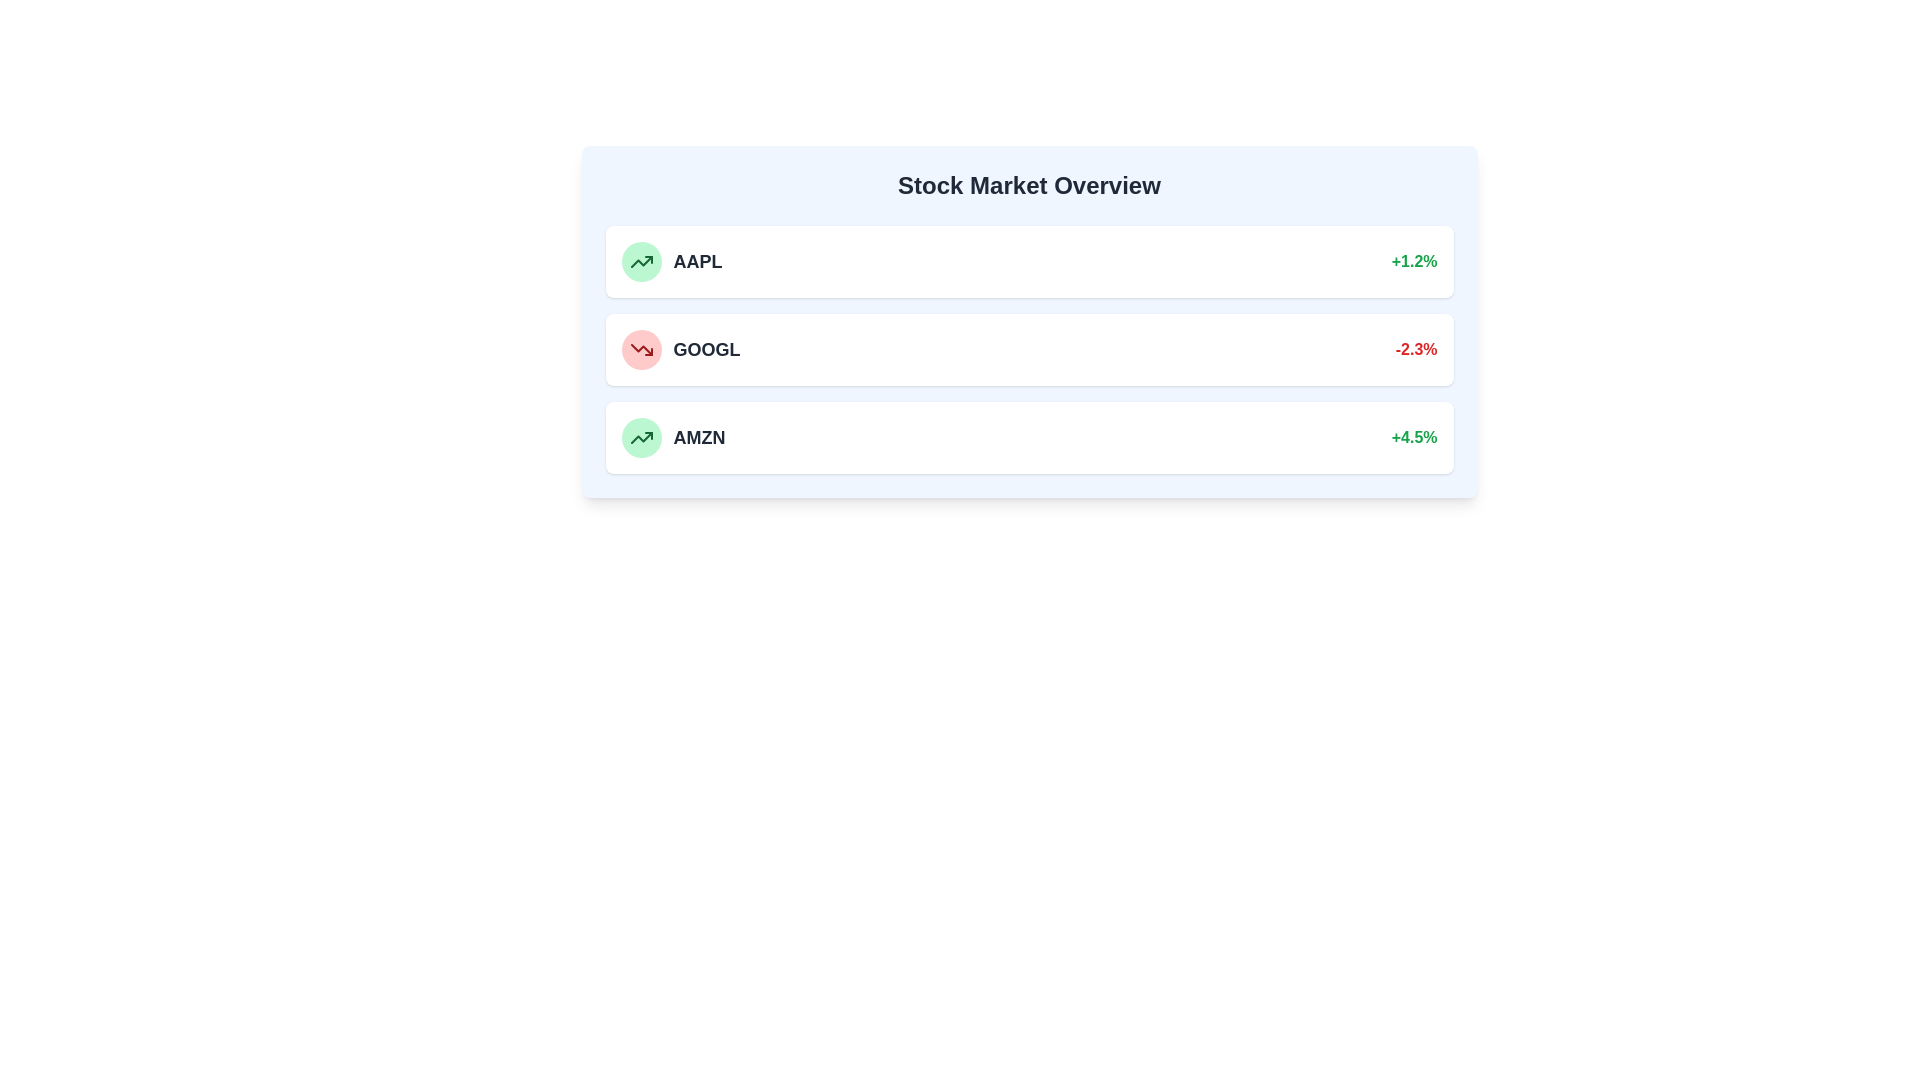 The image size is (1920, 1080). What do you see at coordinates (1029, 261) in the screenshot?
I see `the stock entry for AAPL to view its details` at bounding box center [1029, 261].